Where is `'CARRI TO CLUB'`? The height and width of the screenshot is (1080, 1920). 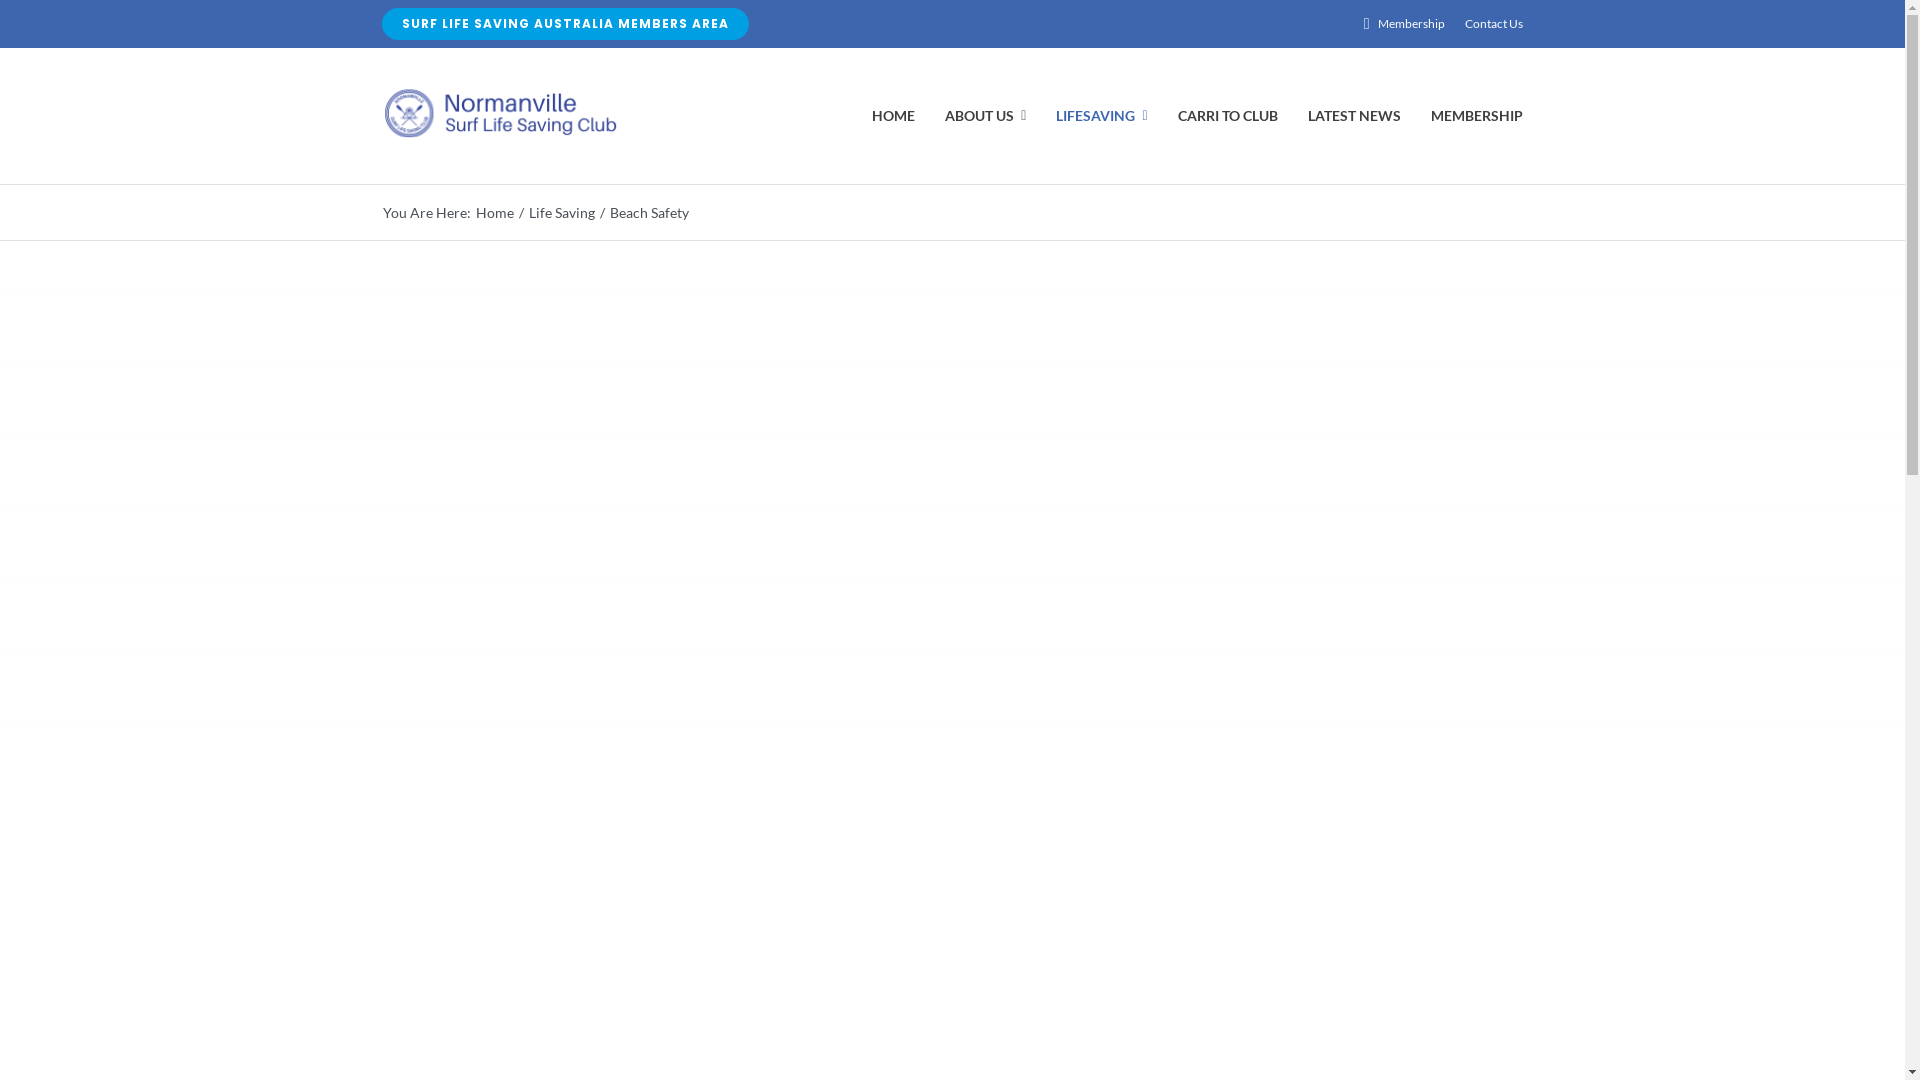 'CARRI TO CLUB' is located at coordinates (1227, 115).